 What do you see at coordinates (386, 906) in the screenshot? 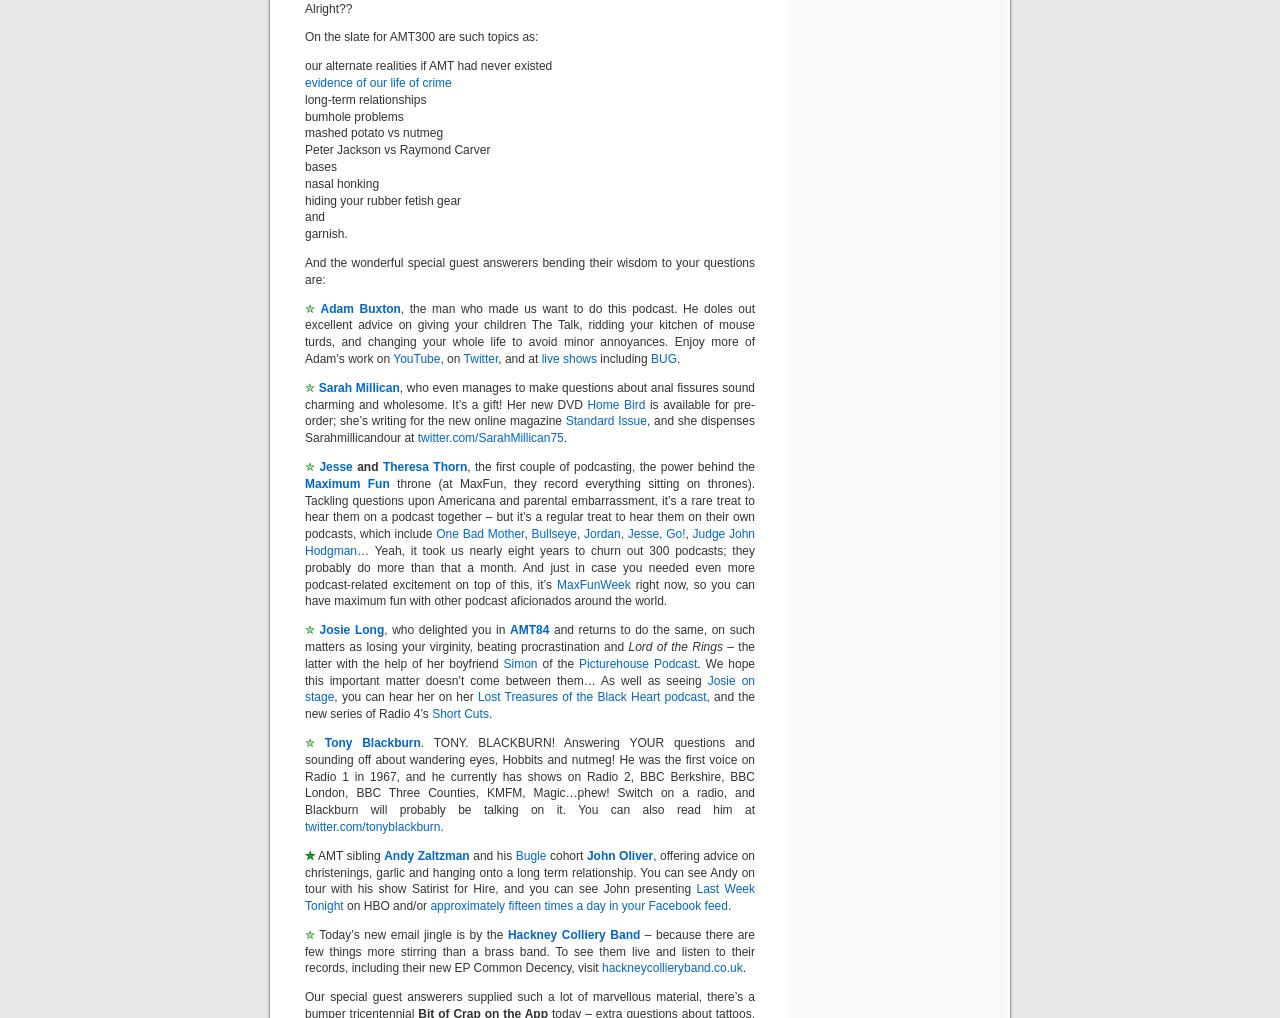
I see `'on HBO and/or'` at bounding box center [386, 906].